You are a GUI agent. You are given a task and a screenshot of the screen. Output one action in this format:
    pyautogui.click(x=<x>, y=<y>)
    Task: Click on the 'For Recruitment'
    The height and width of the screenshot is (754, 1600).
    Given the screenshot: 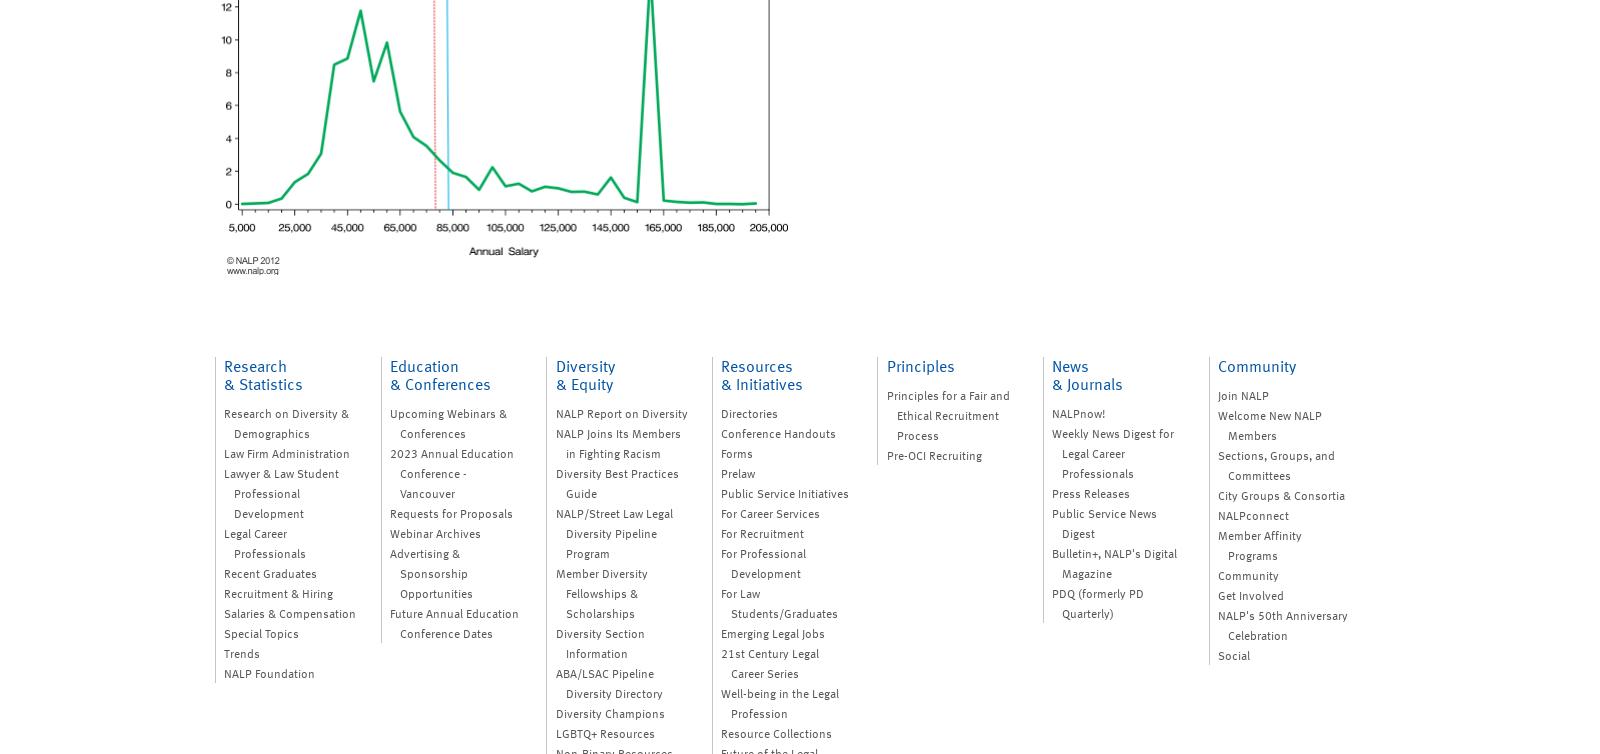 What is the action you would take?
    pyautogui.click(x=762, y=532)
    